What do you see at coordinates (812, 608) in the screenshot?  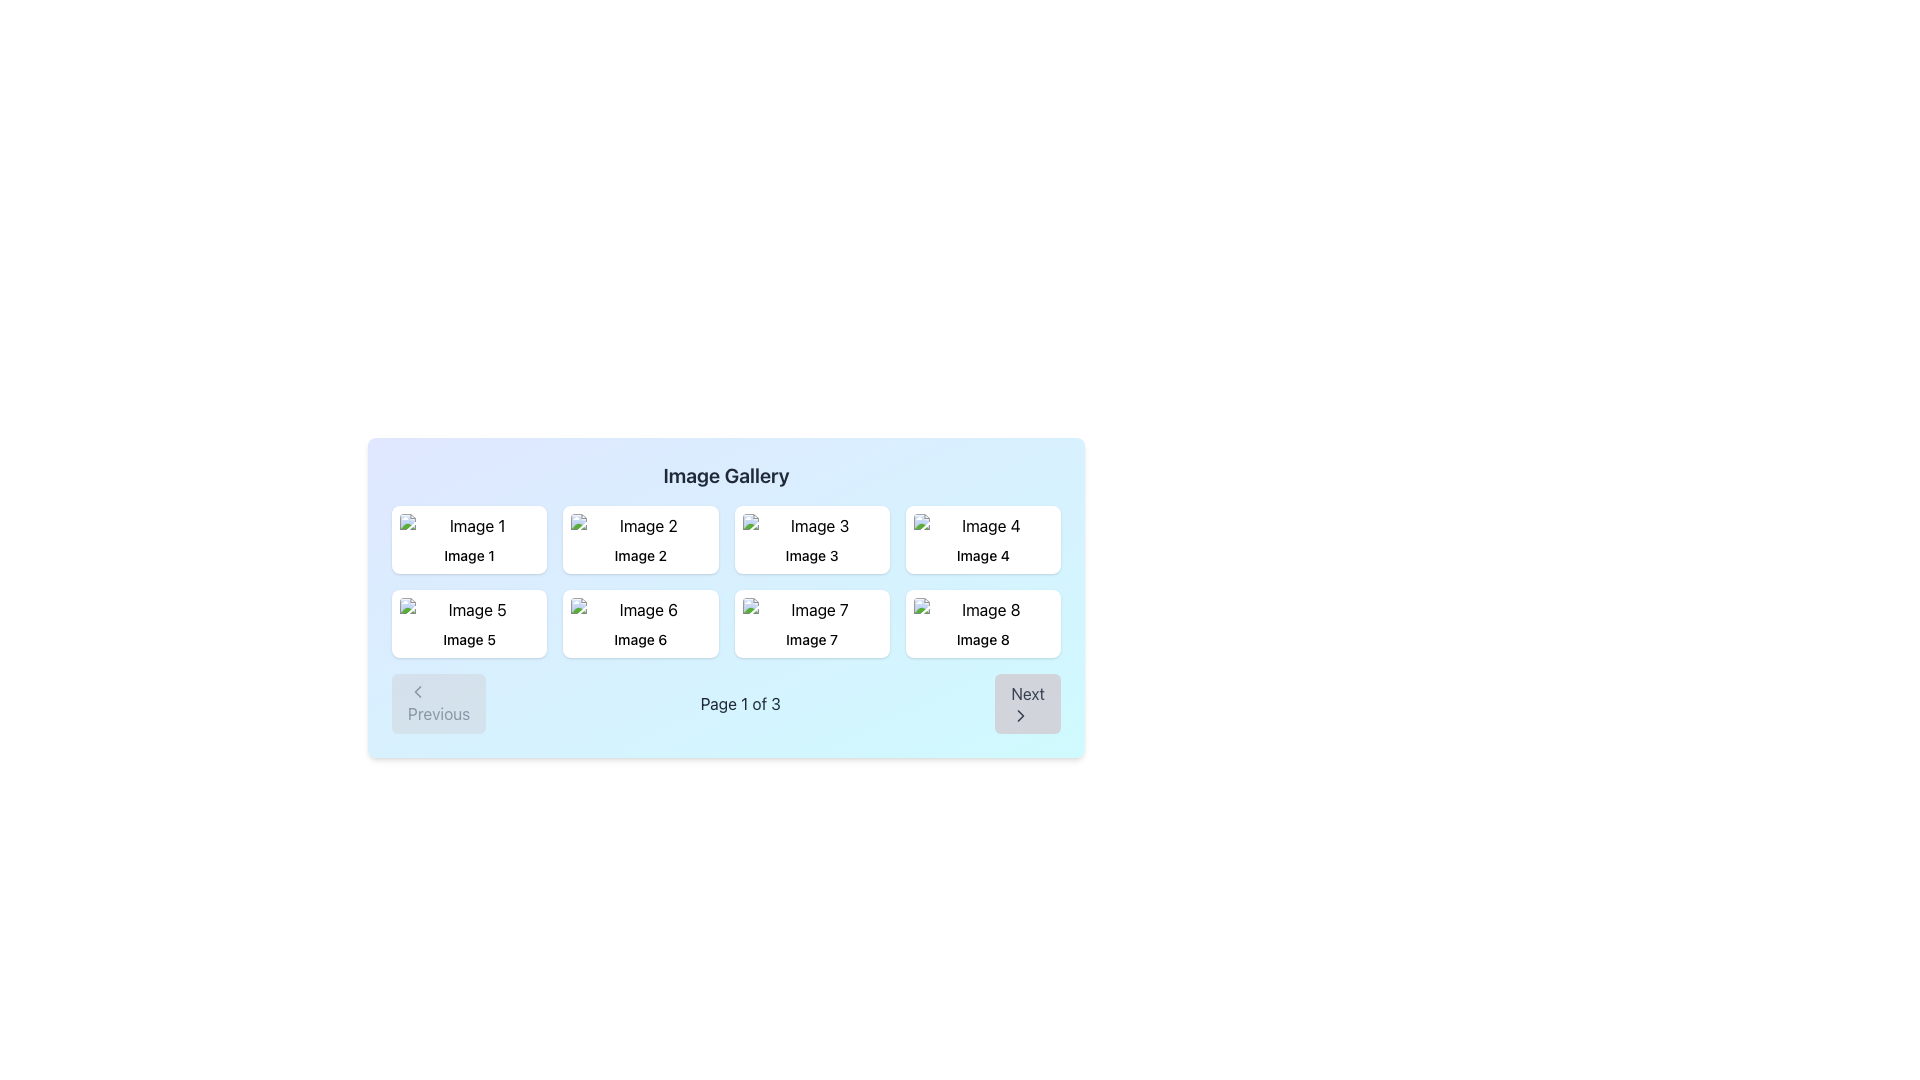 I see `the image placeholder in the third row, second column of the gallery` at bounding box center [812, 608].